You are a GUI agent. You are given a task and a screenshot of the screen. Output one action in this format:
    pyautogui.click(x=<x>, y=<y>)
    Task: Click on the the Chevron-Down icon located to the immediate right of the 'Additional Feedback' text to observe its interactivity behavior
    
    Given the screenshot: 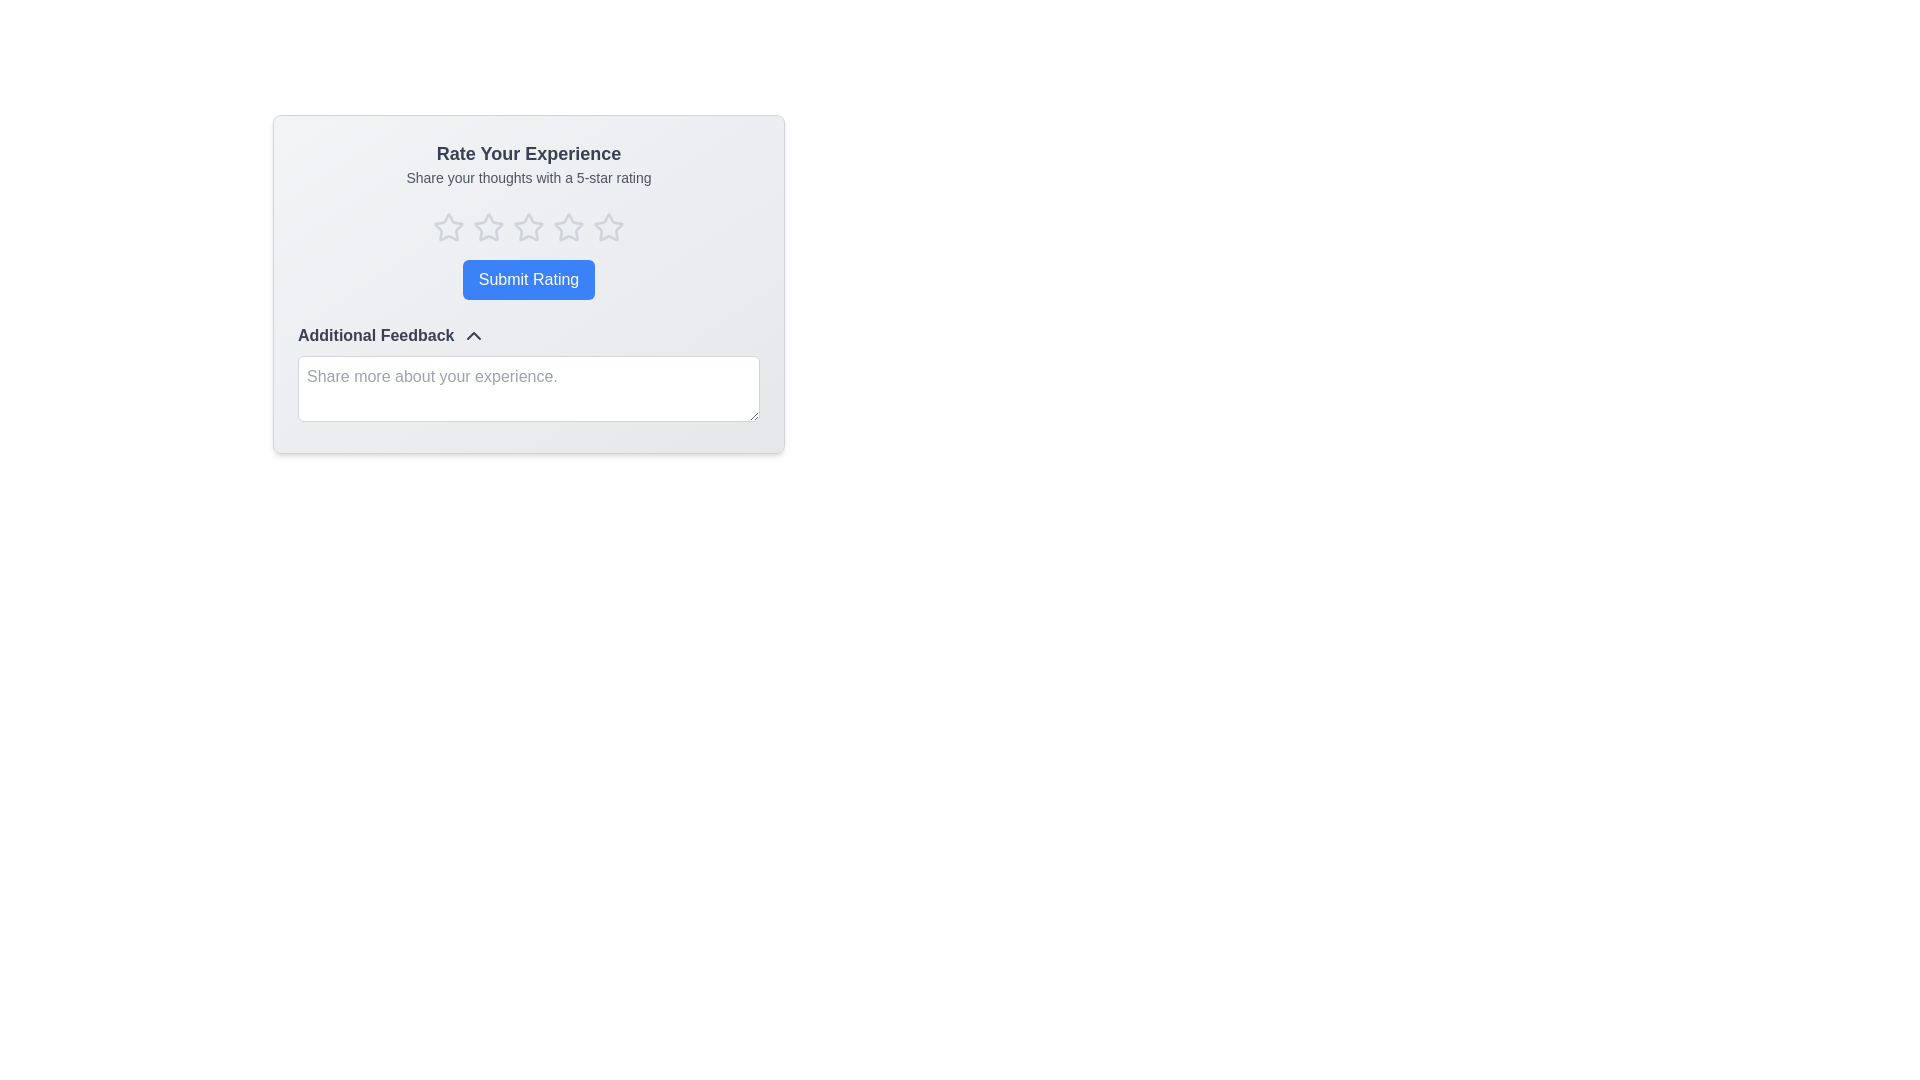 What is the action you would take?
    pyautogui.click(x=473, y=334)
    